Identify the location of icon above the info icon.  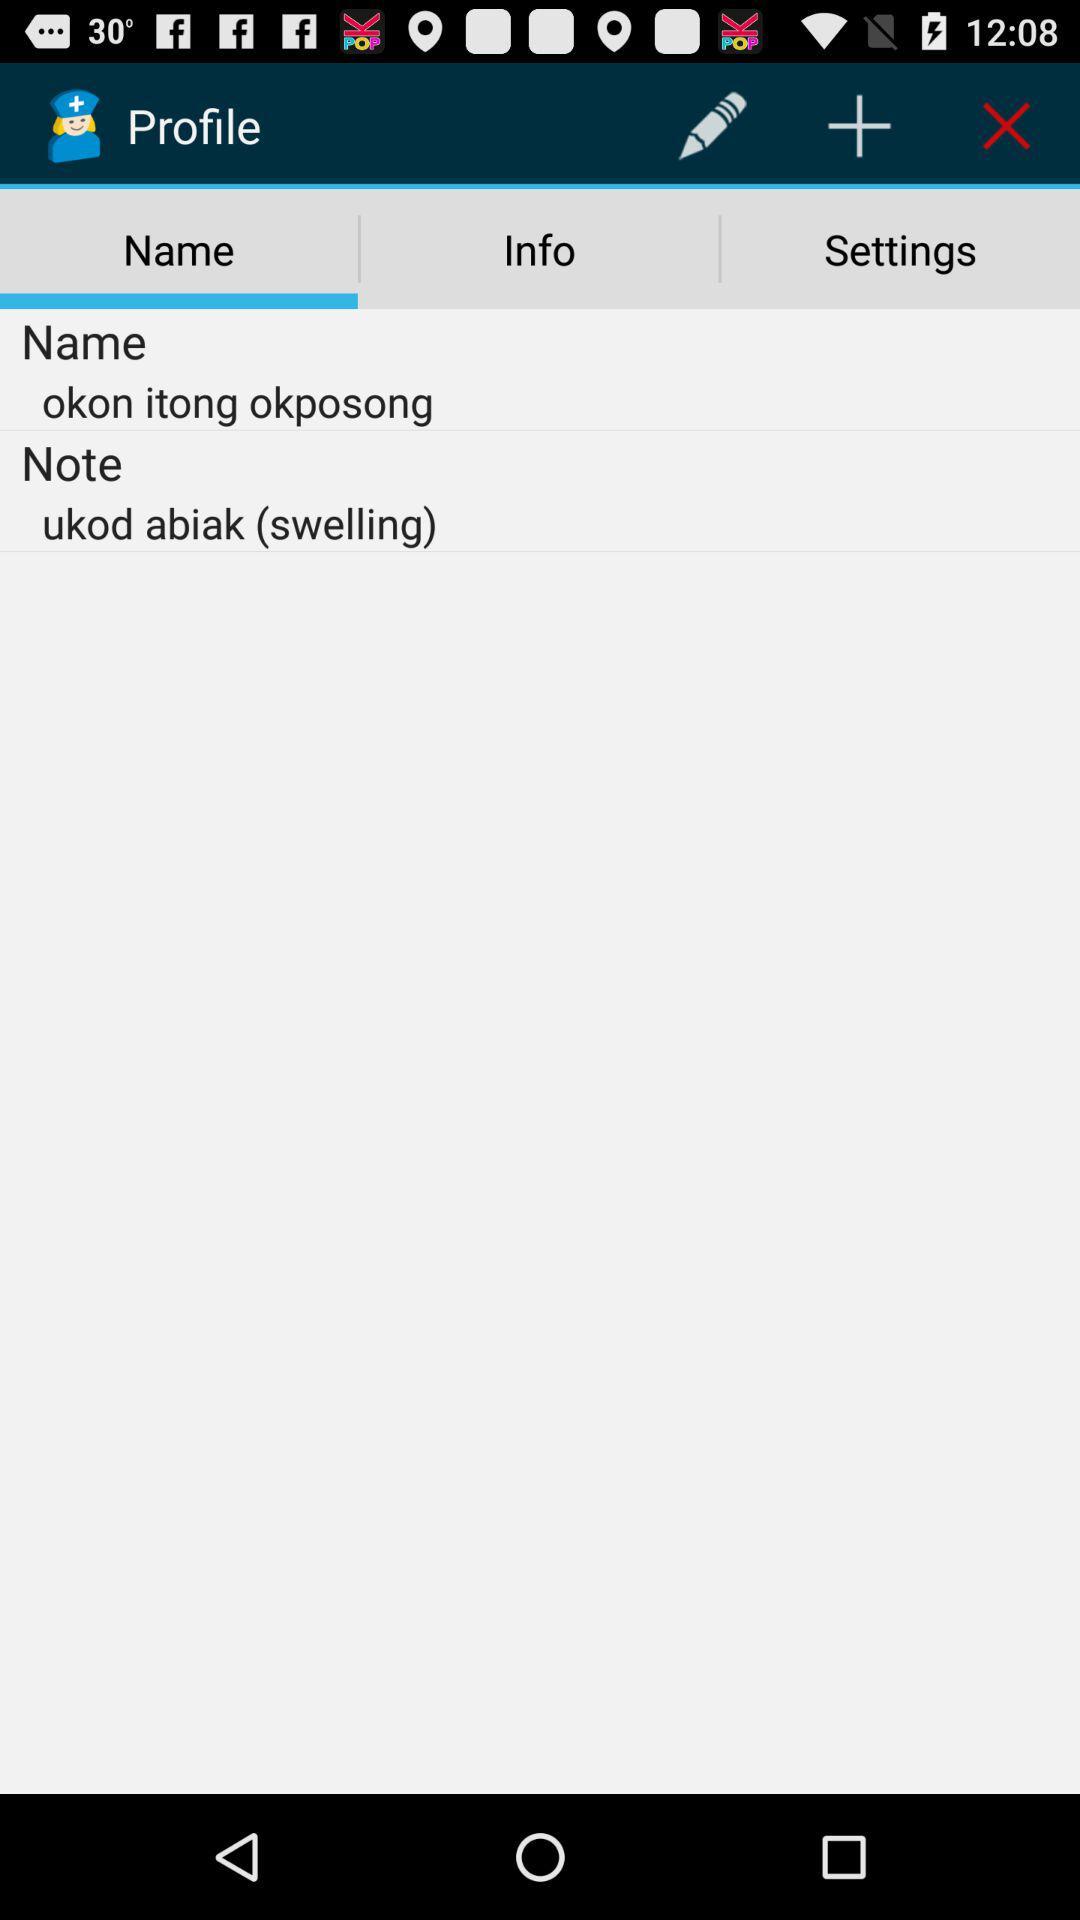
(711, 124).